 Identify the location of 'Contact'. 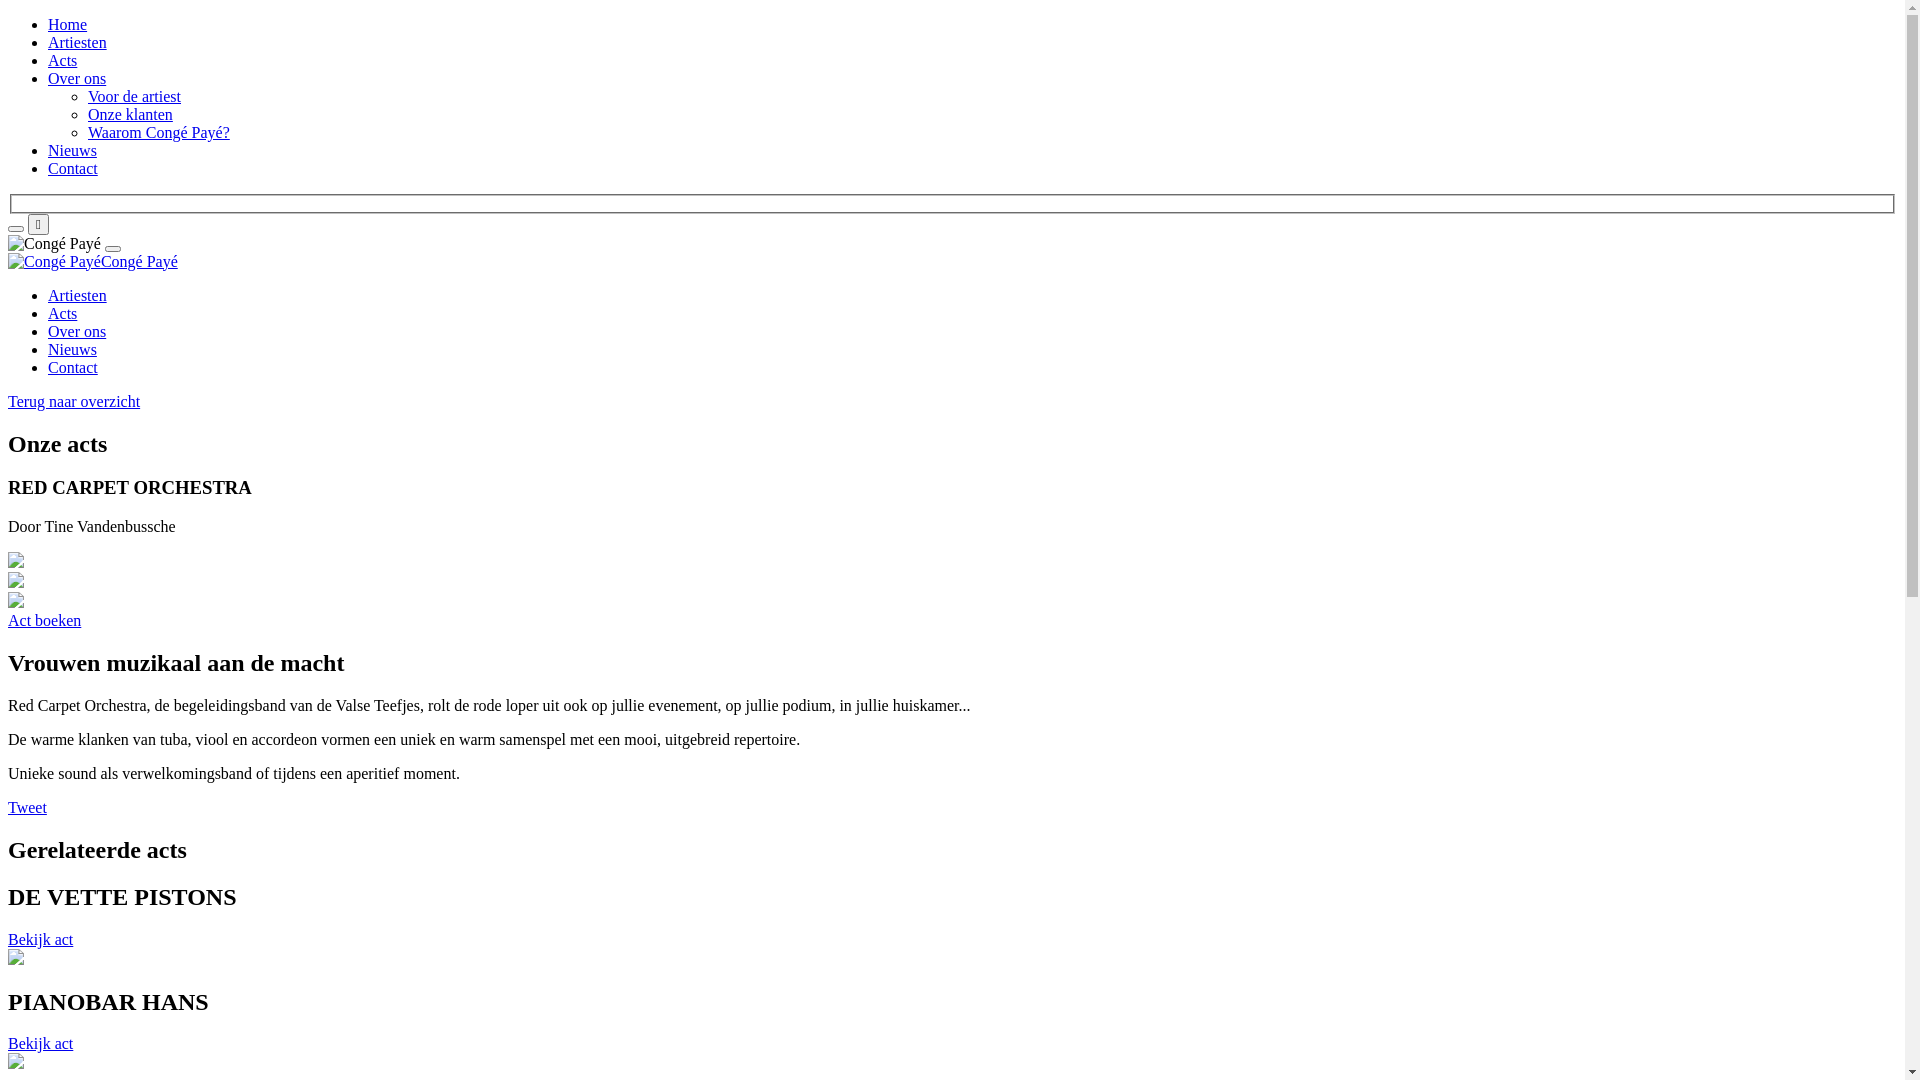
(72, 367).